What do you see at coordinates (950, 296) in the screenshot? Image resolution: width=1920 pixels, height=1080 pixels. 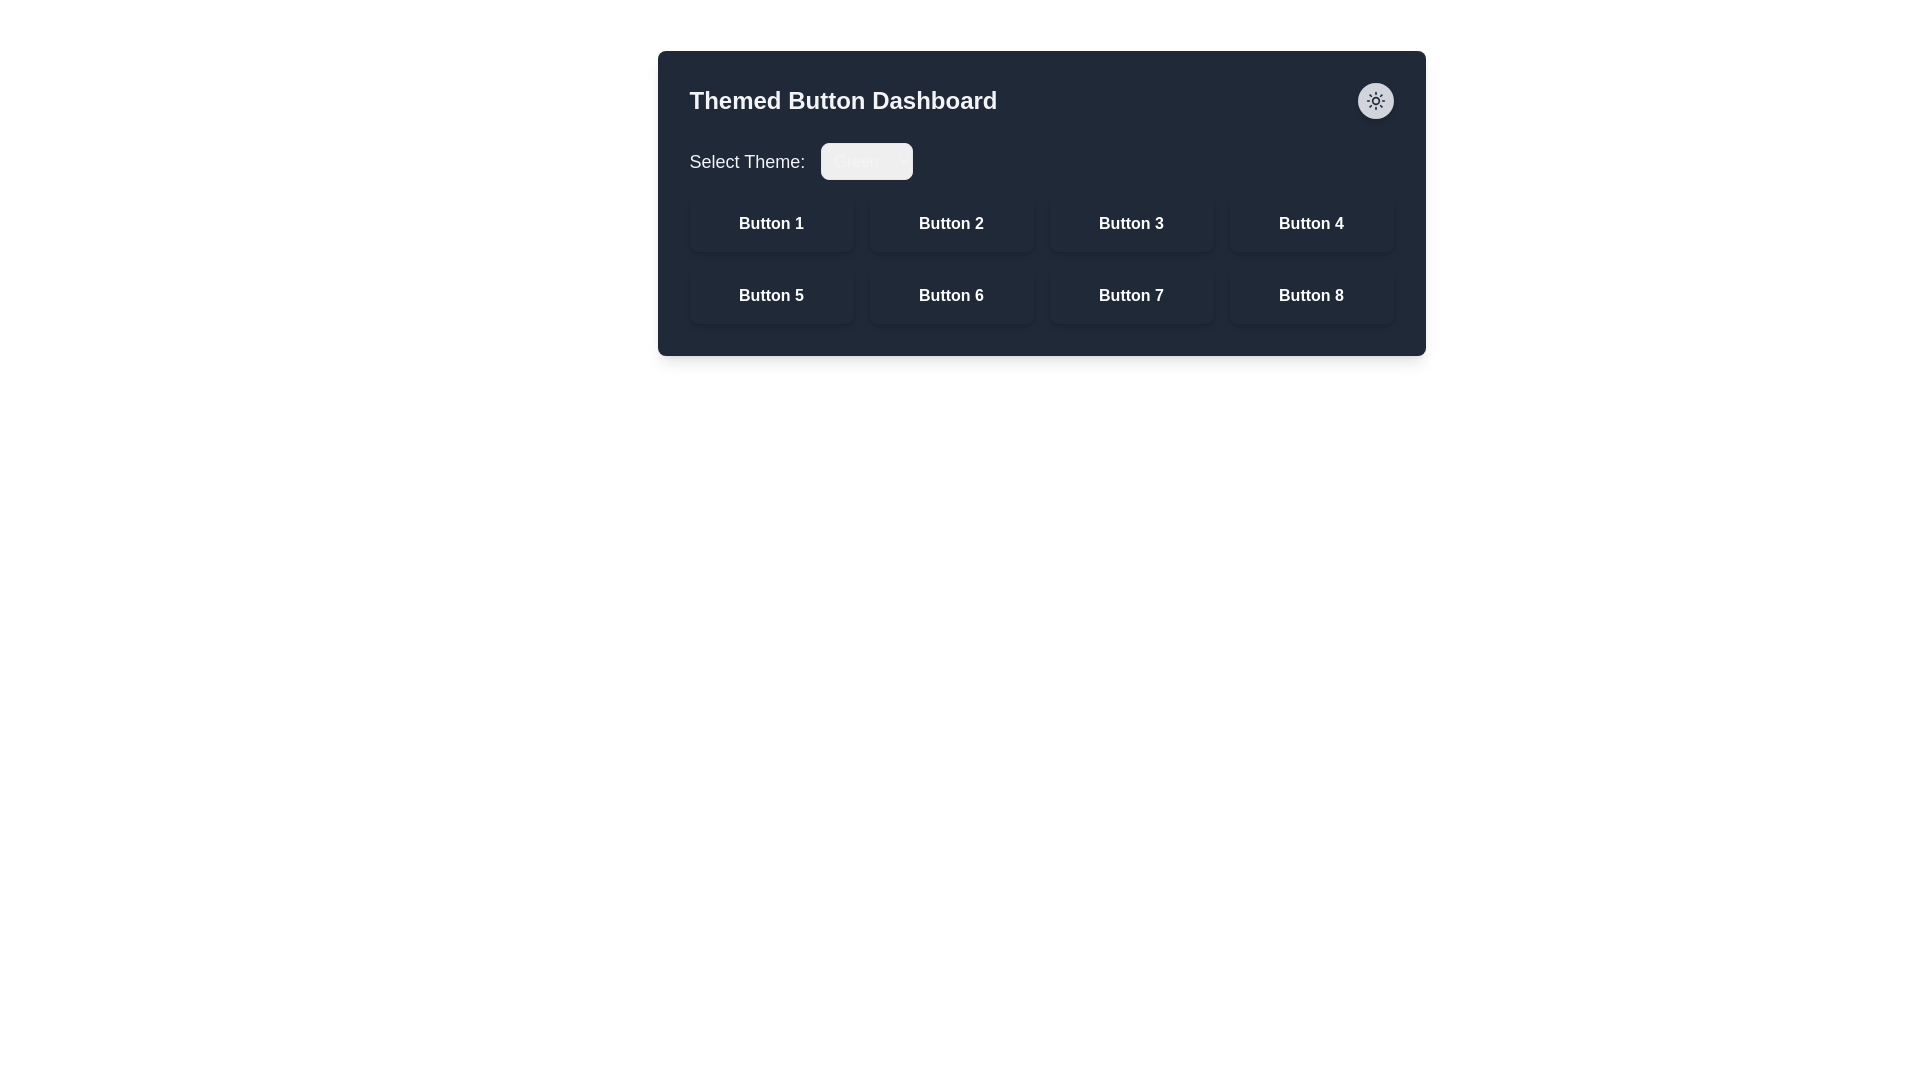 I see `the button located in the second row and second column of the grid within the 'Themed Button Dashboard'` at bounding box center [950, 296].